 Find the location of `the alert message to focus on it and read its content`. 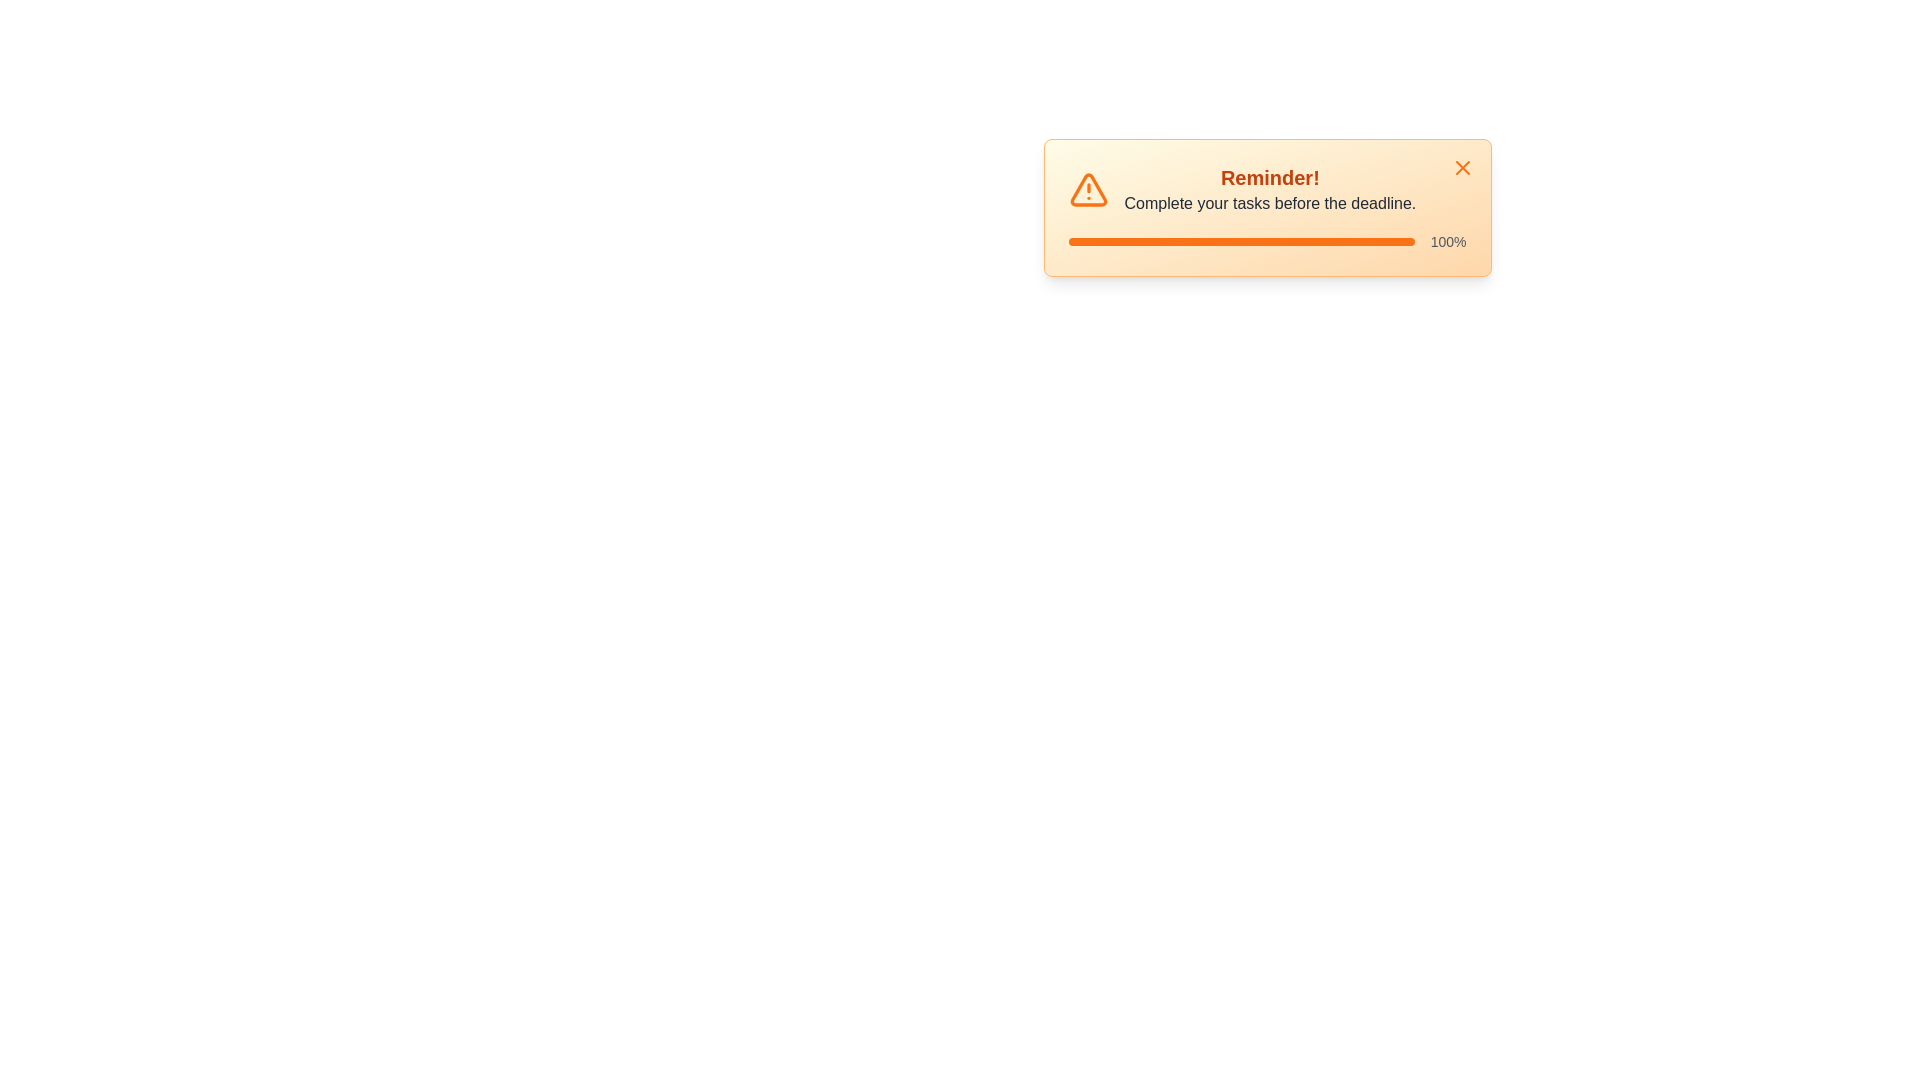

the alert message to focus on it and read its content is located at coordinates (1266, 208).